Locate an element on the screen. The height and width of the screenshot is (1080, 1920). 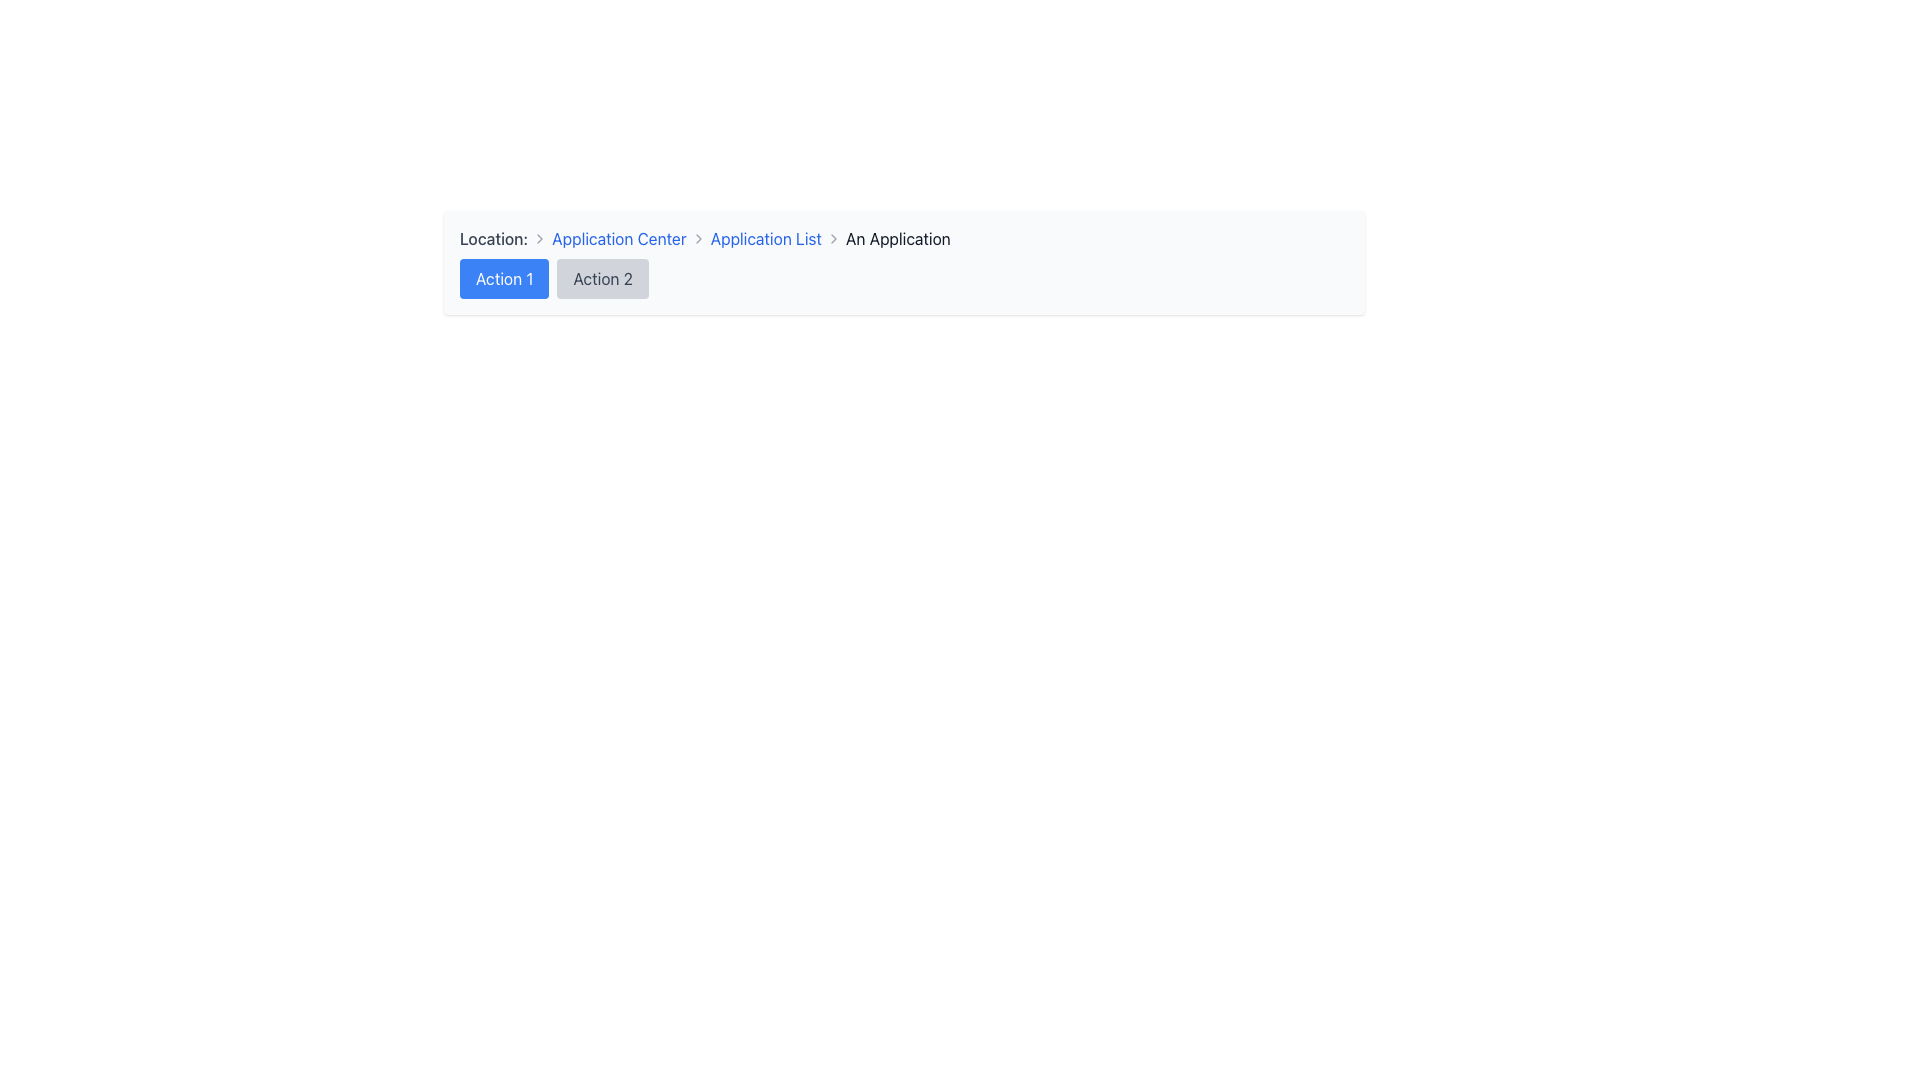
the second clickable text link in the breadcrumb navigation that redirects users to the 'Application Center' page is located at coordinates (618, 238).